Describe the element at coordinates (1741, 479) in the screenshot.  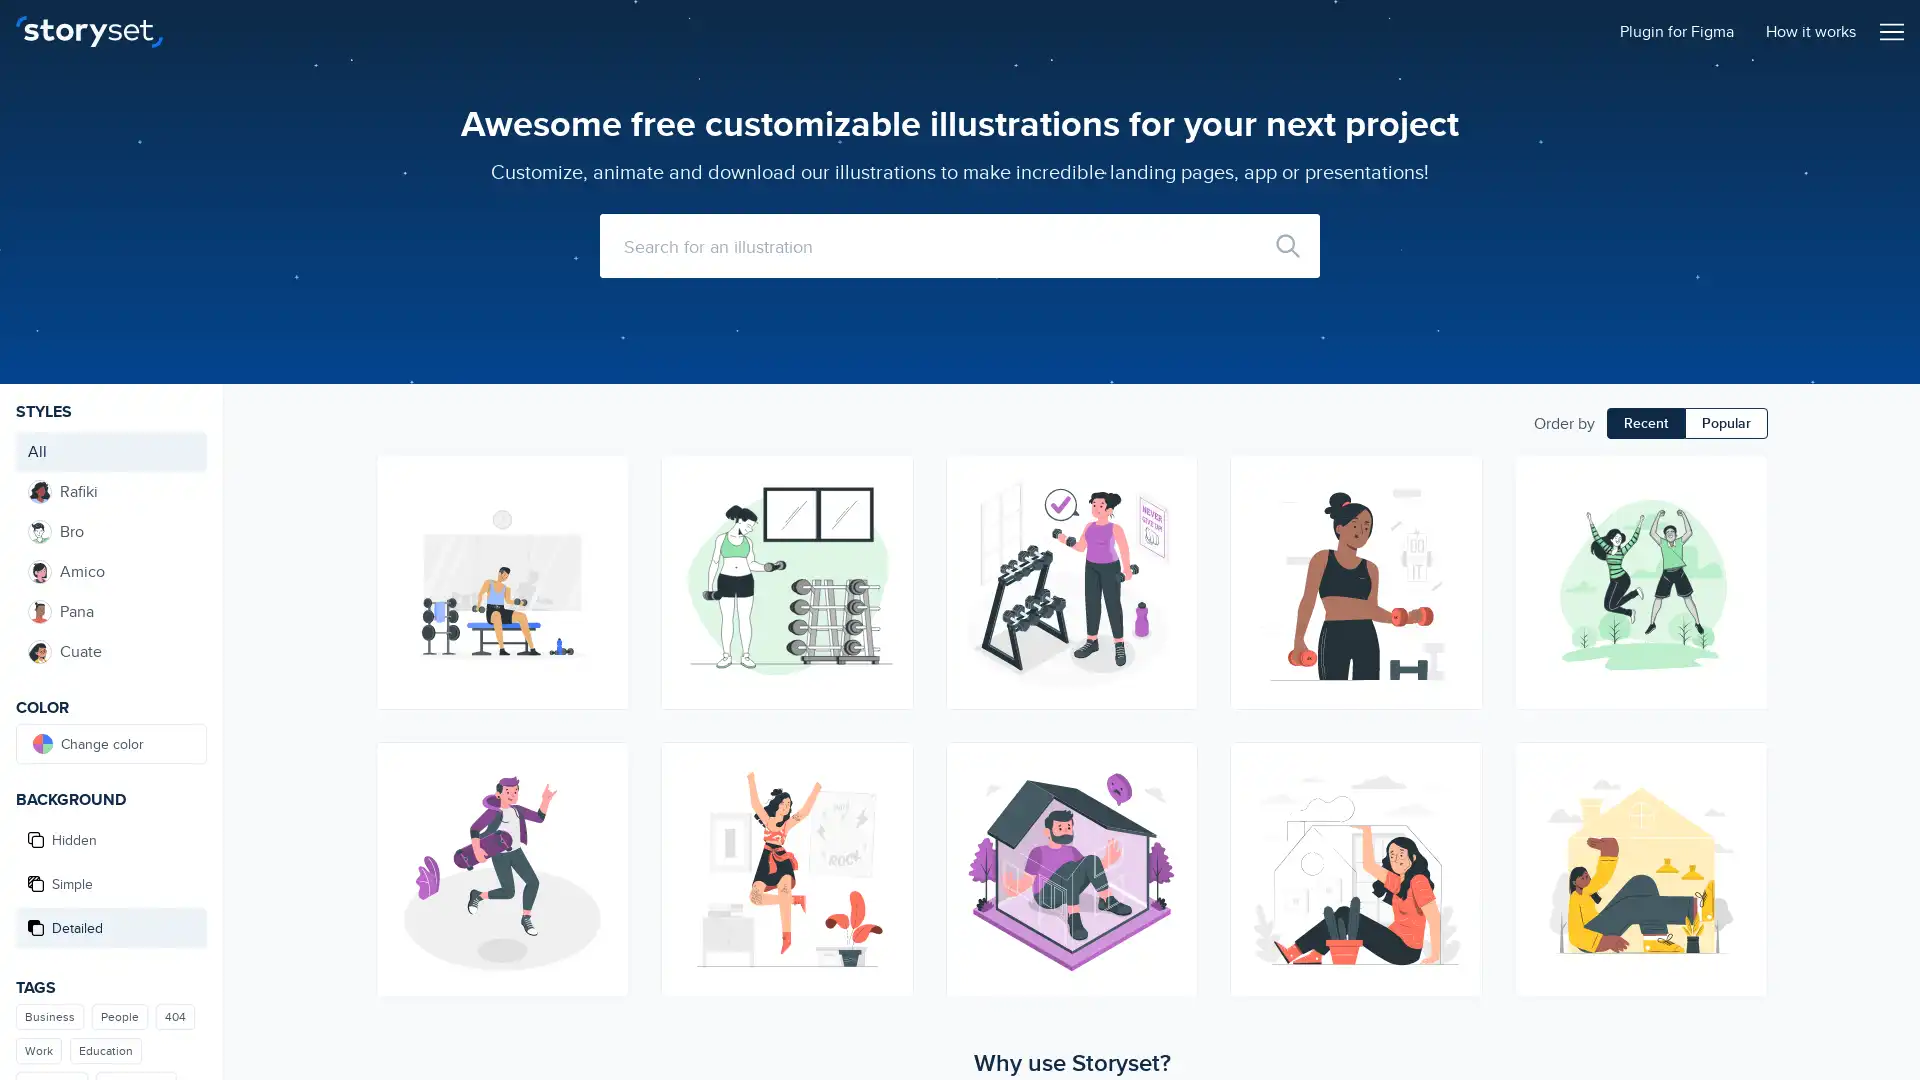
I see `wand icon Animate` at that location.